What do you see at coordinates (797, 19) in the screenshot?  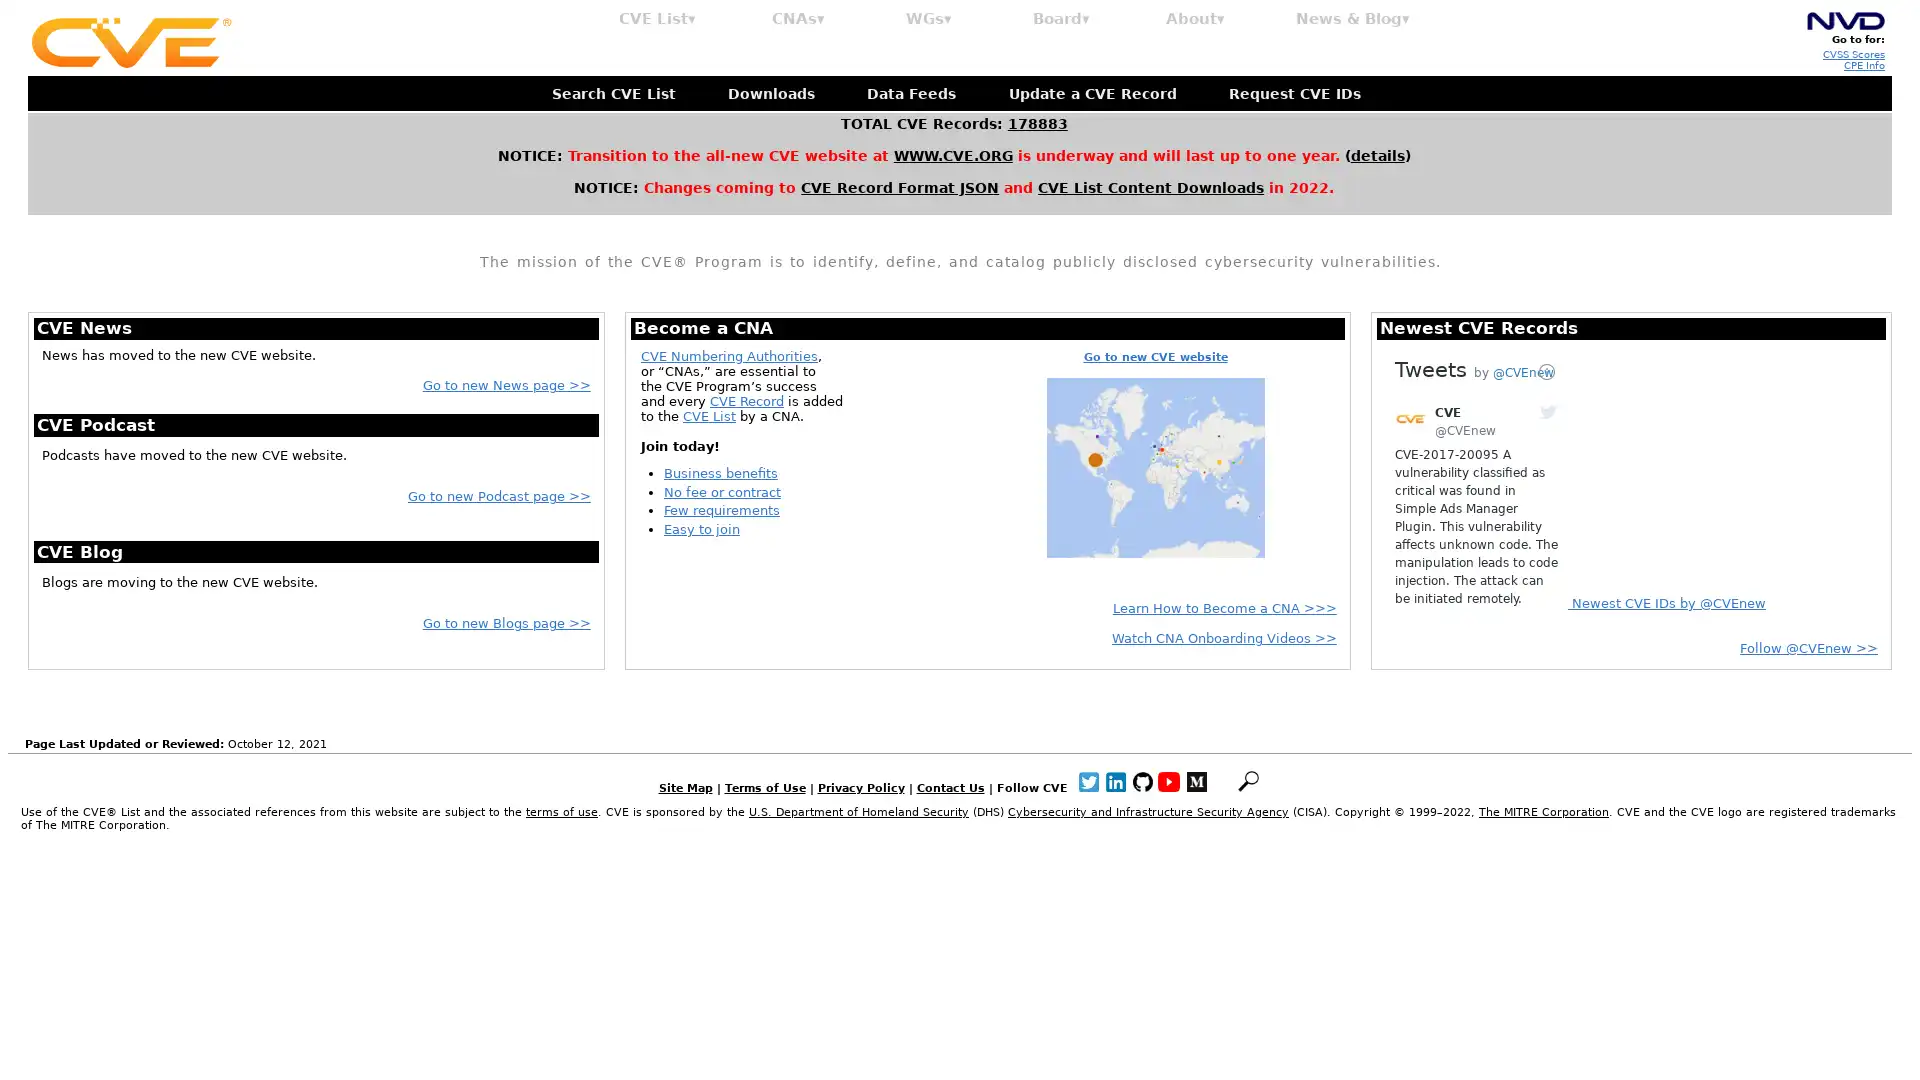 I see `CNAs` at bounding box center [797, 19].